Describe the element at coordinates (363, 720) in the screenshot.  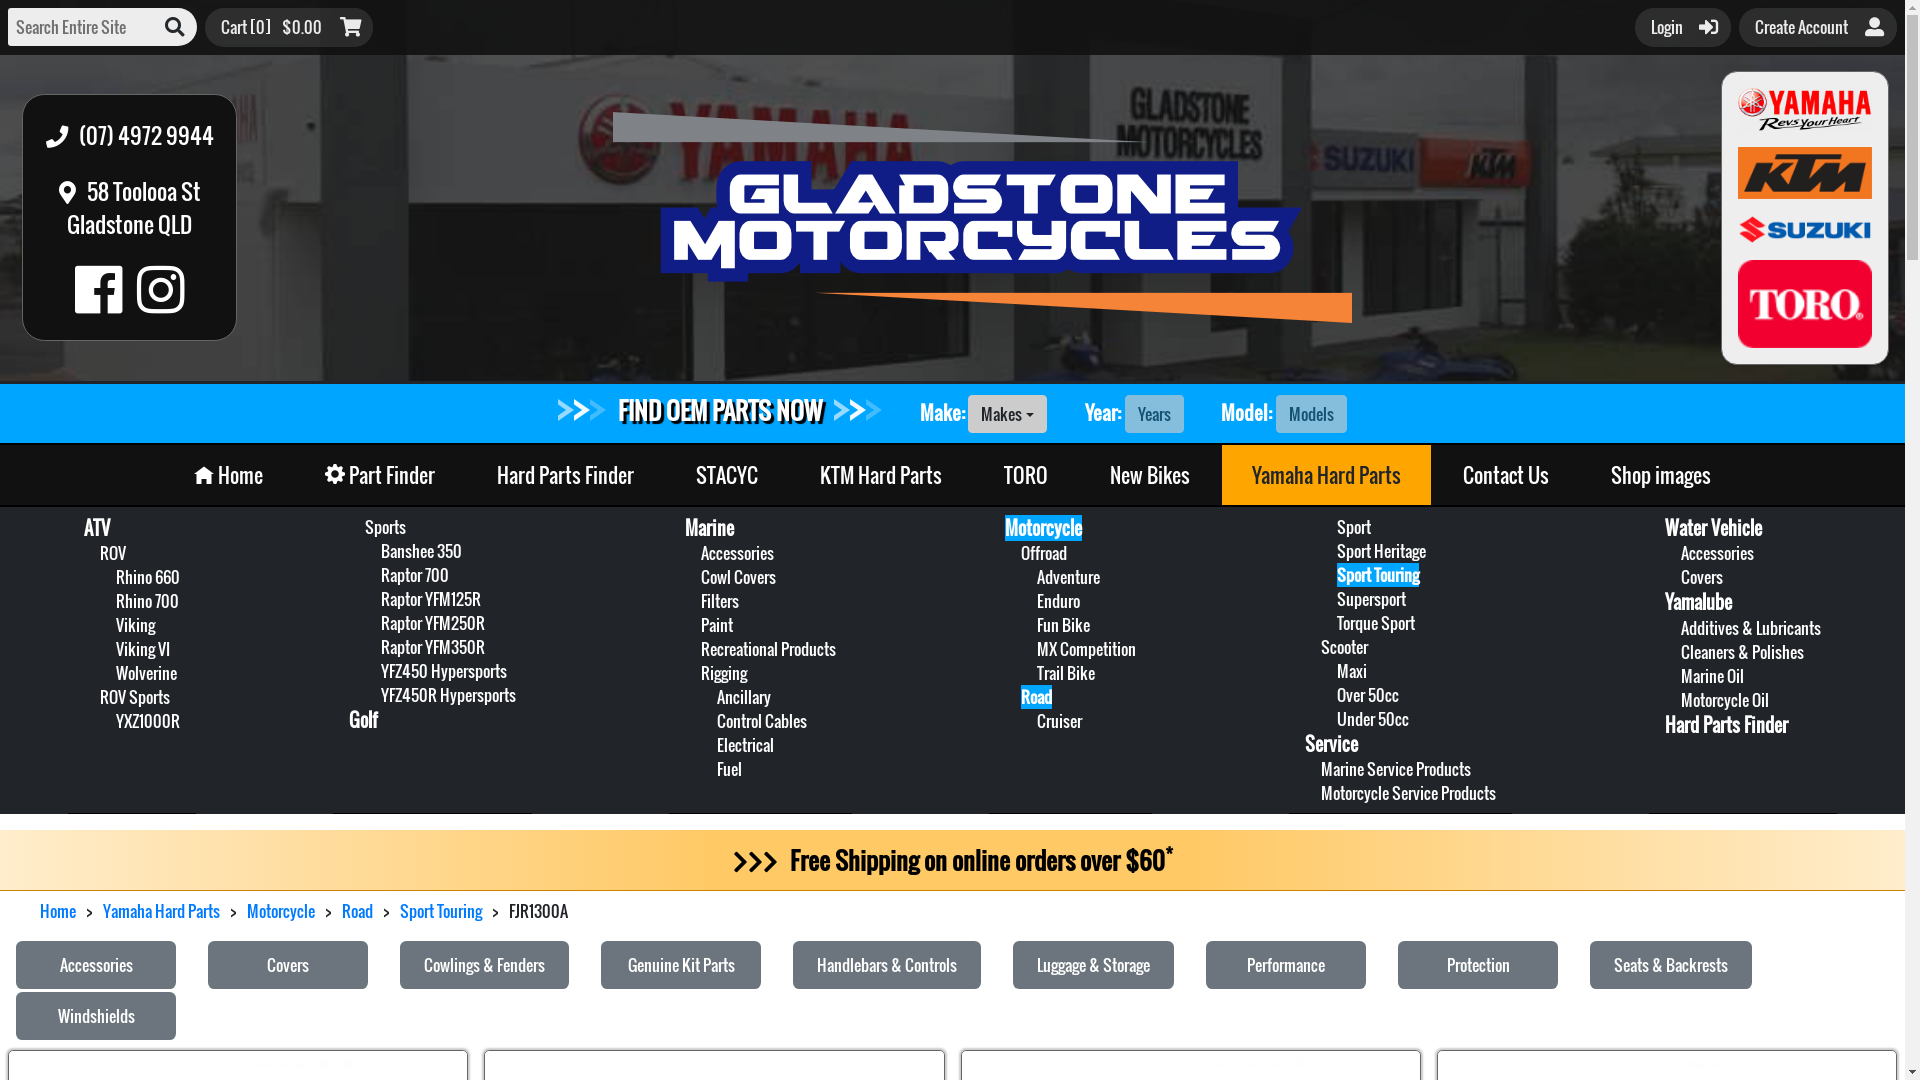
I see `'Golf'` at that location.